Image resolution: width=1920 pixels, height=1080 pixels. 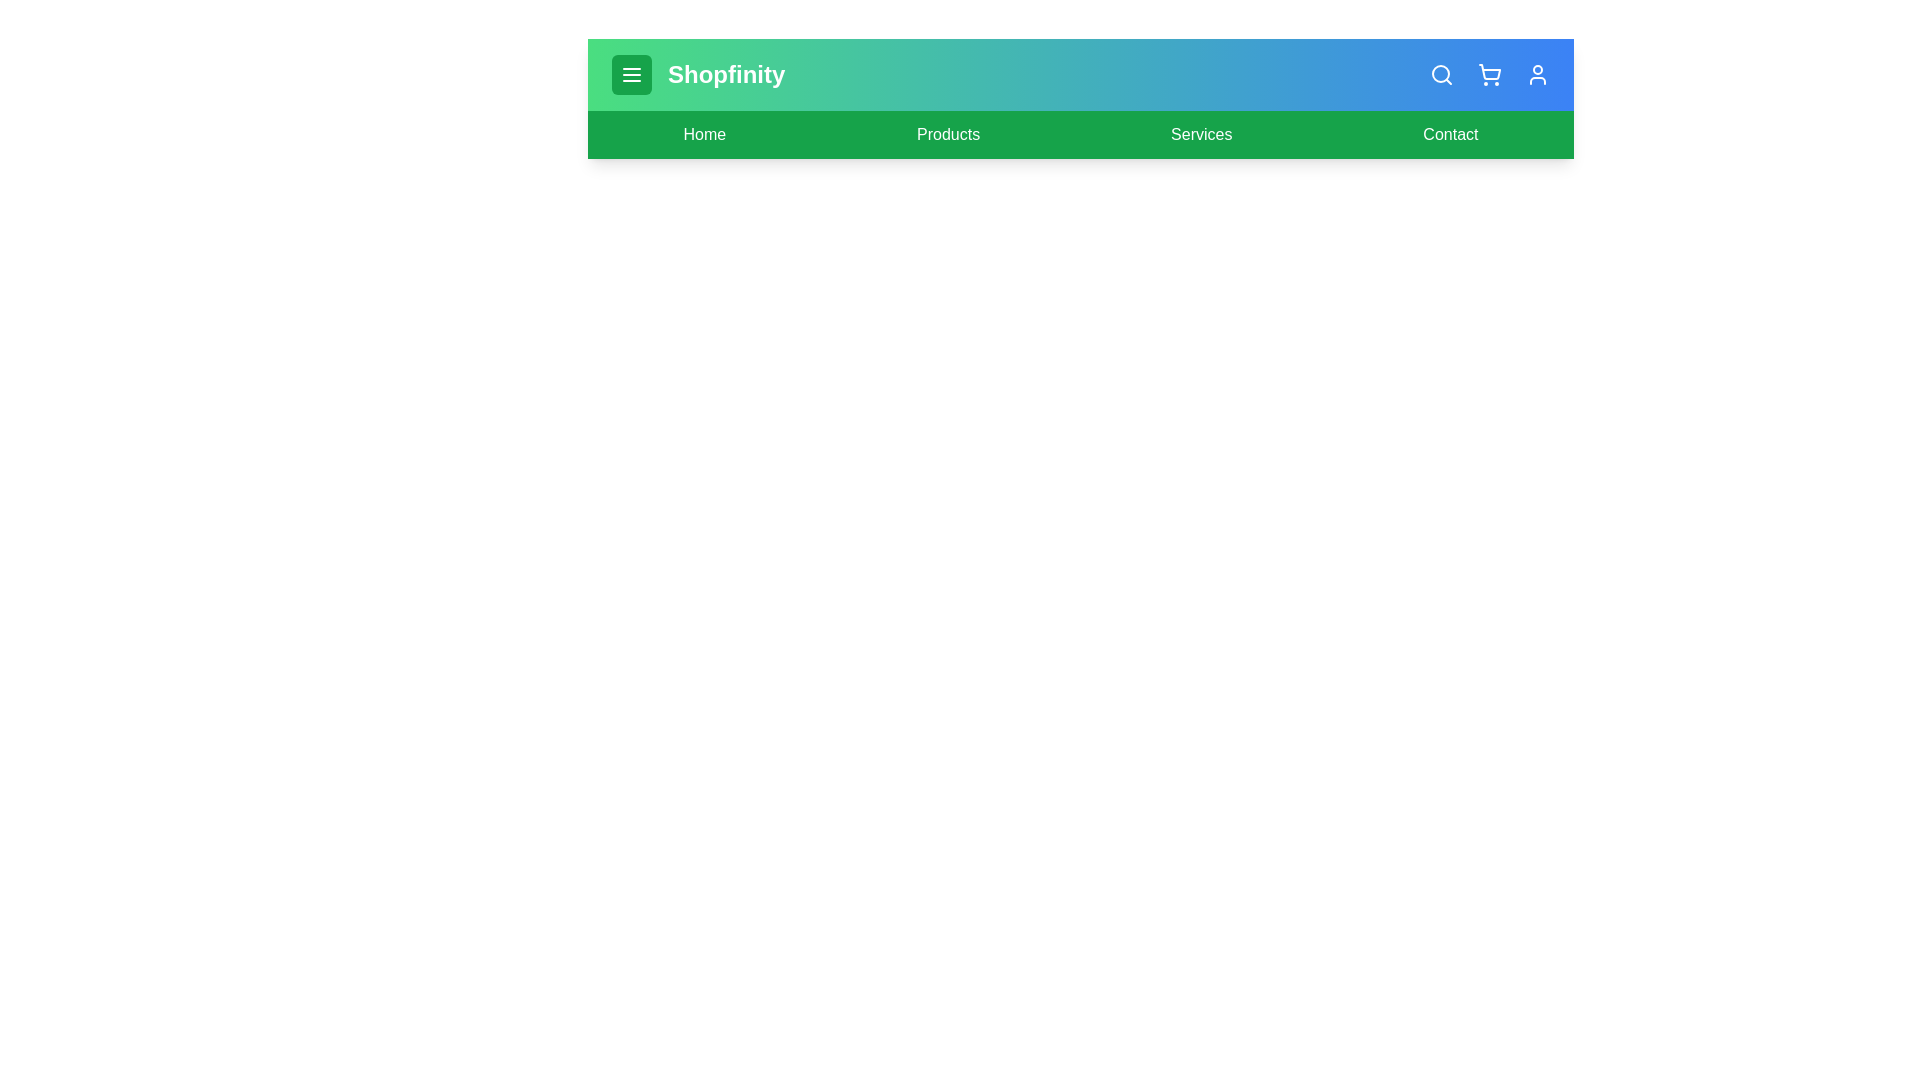 What do you see at coordinates (1449, 135) in the screenshot?
I see `the 'Contact' link within the navigation bar to navigate to the Contact page` at bounding box center [1449, 135].